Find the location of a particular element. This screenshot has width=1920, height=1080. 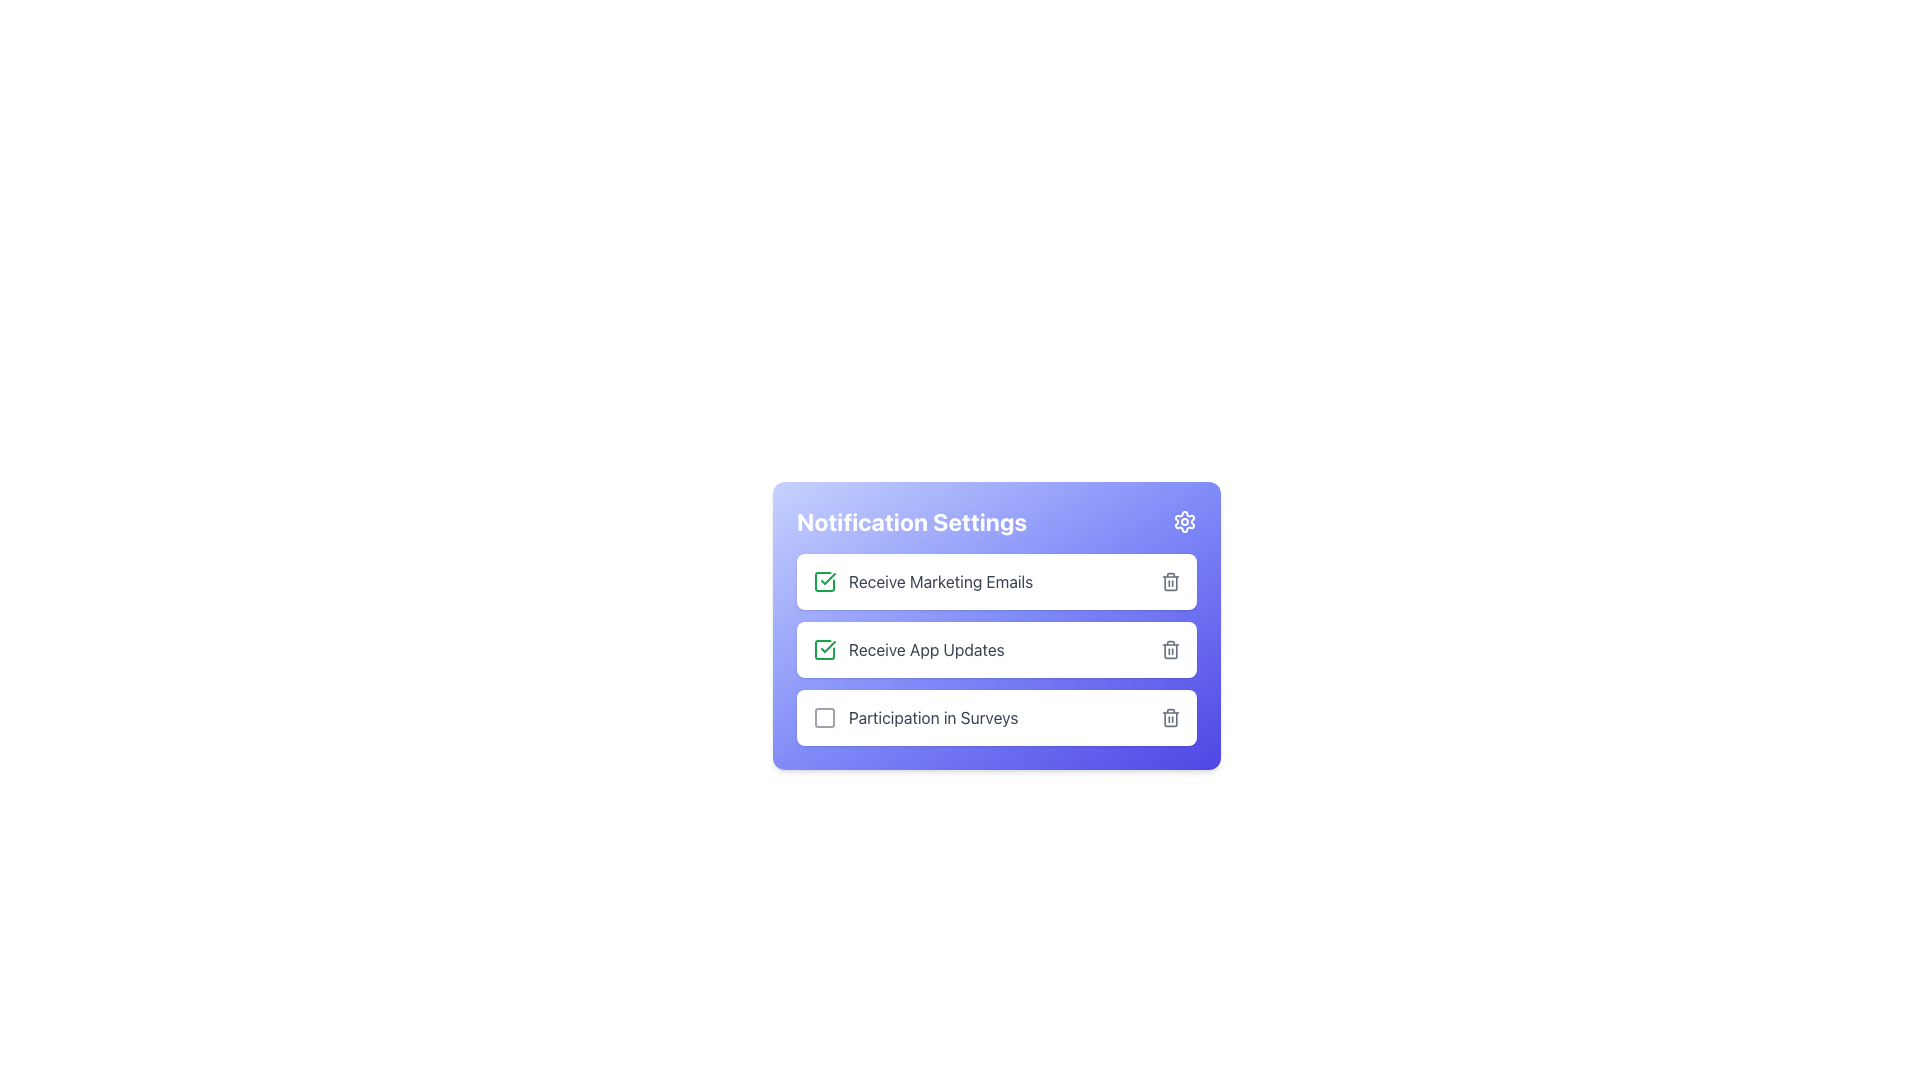

the green-outlined square icon with a checkmark inside, located to the left of 'Receive Marketing Emails' in the notification settings section is located at coordinates (825, 582).